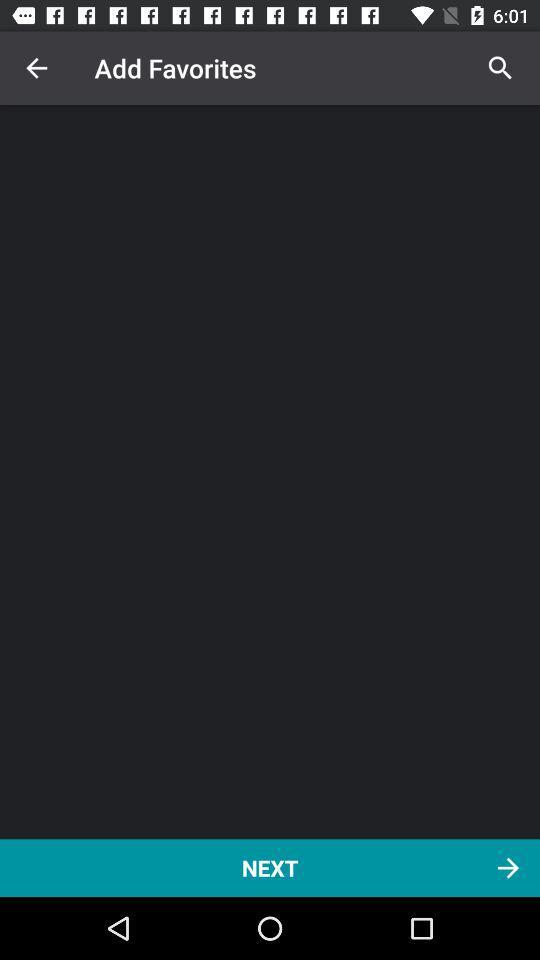 The height and width of the screenshot is (960, 540). What do you see at coordinates (36, 68) in the screenshot?
I see `icon next to add favorites icon` at bounding box center [36, 68].